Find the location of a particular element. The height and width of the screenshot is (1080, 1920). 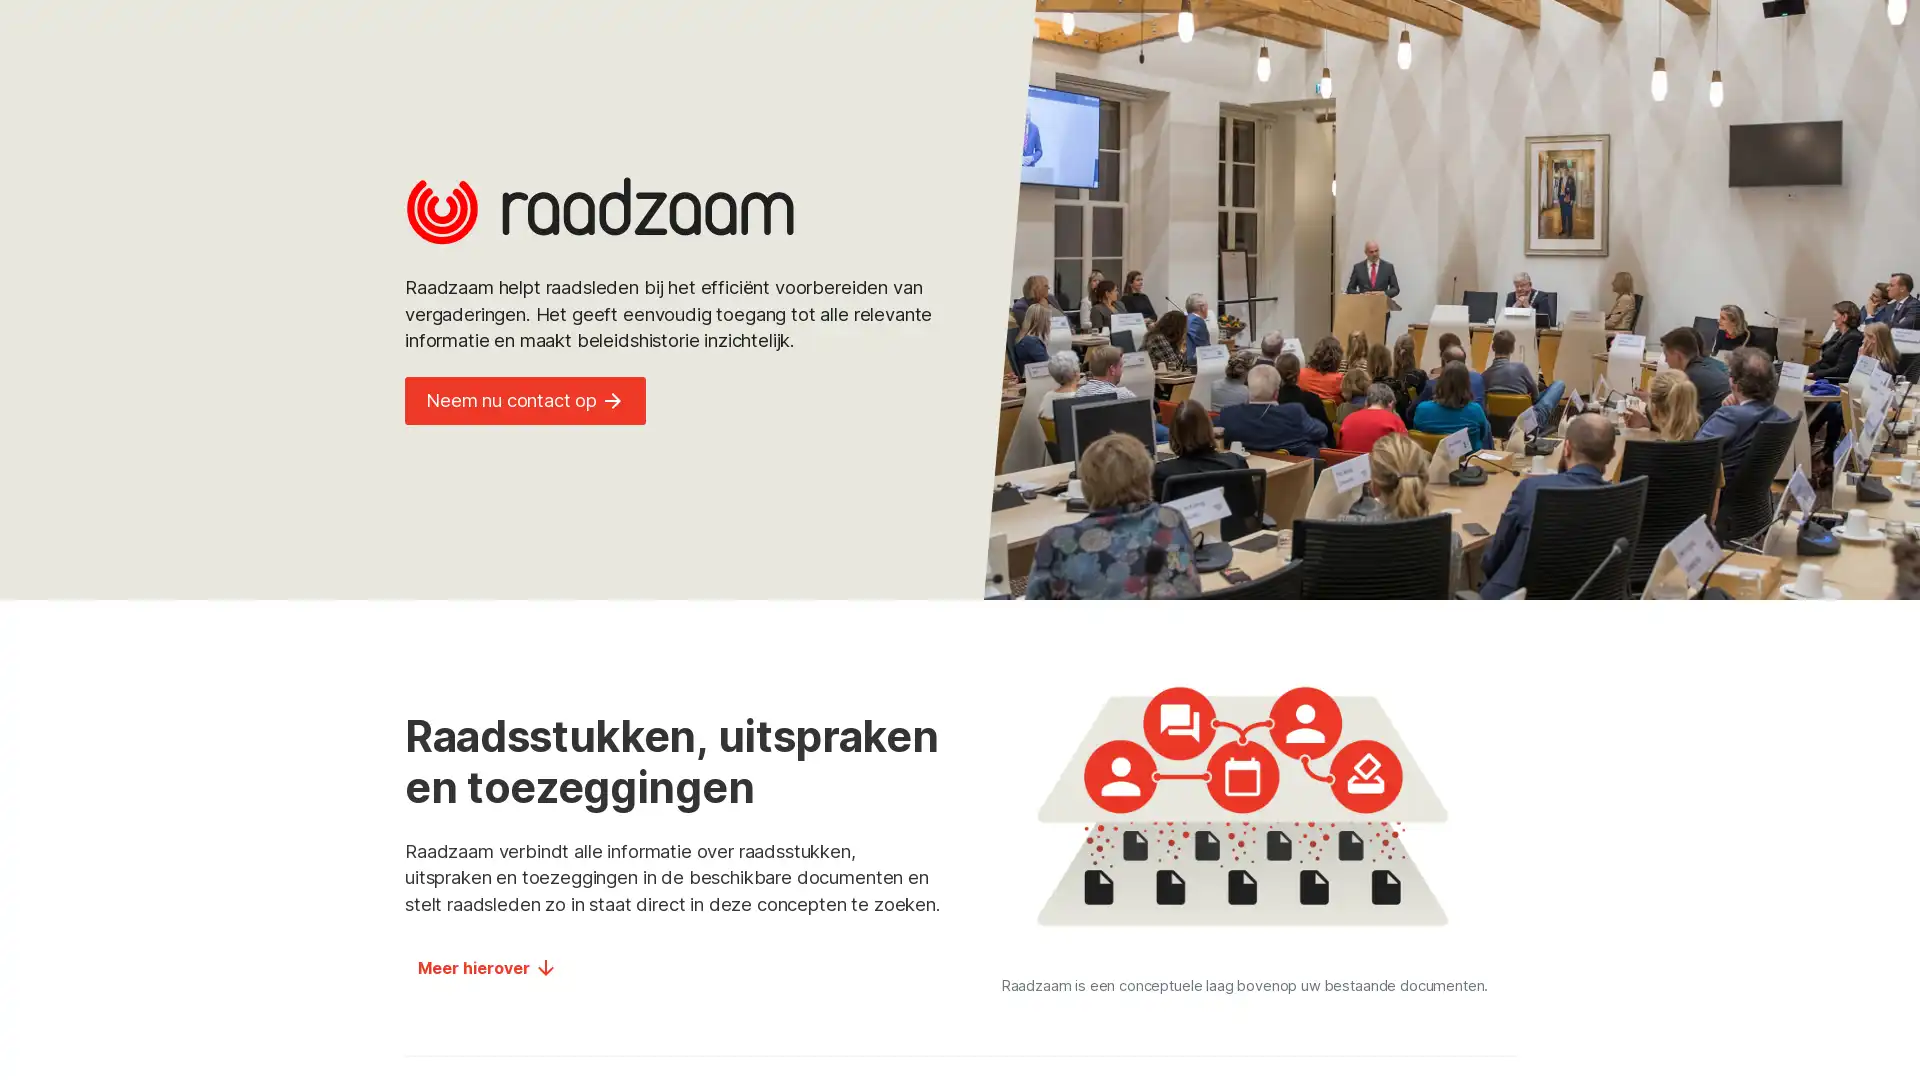

Meer hierover arrow_downwards is located at coordinates (488, 966).